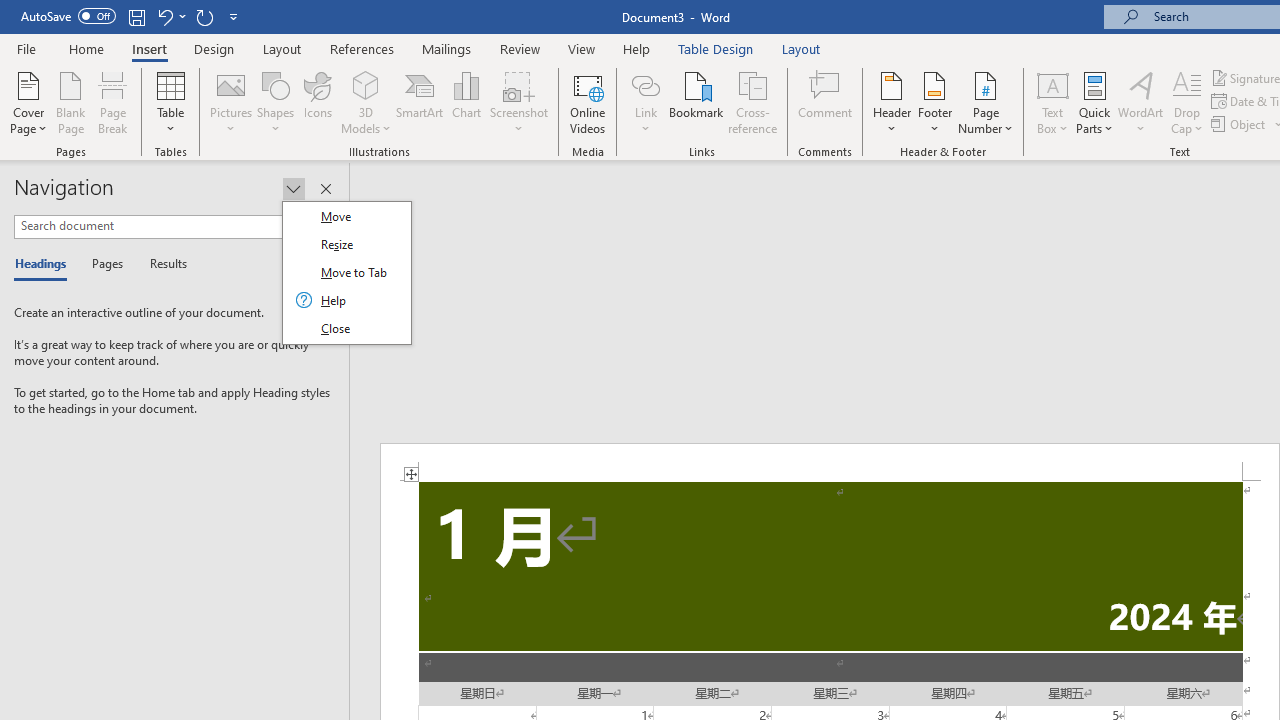  What do you see at coordinates (161, 264) in the screenshot?
I see `'Results'` at bounding box center [161, 264].